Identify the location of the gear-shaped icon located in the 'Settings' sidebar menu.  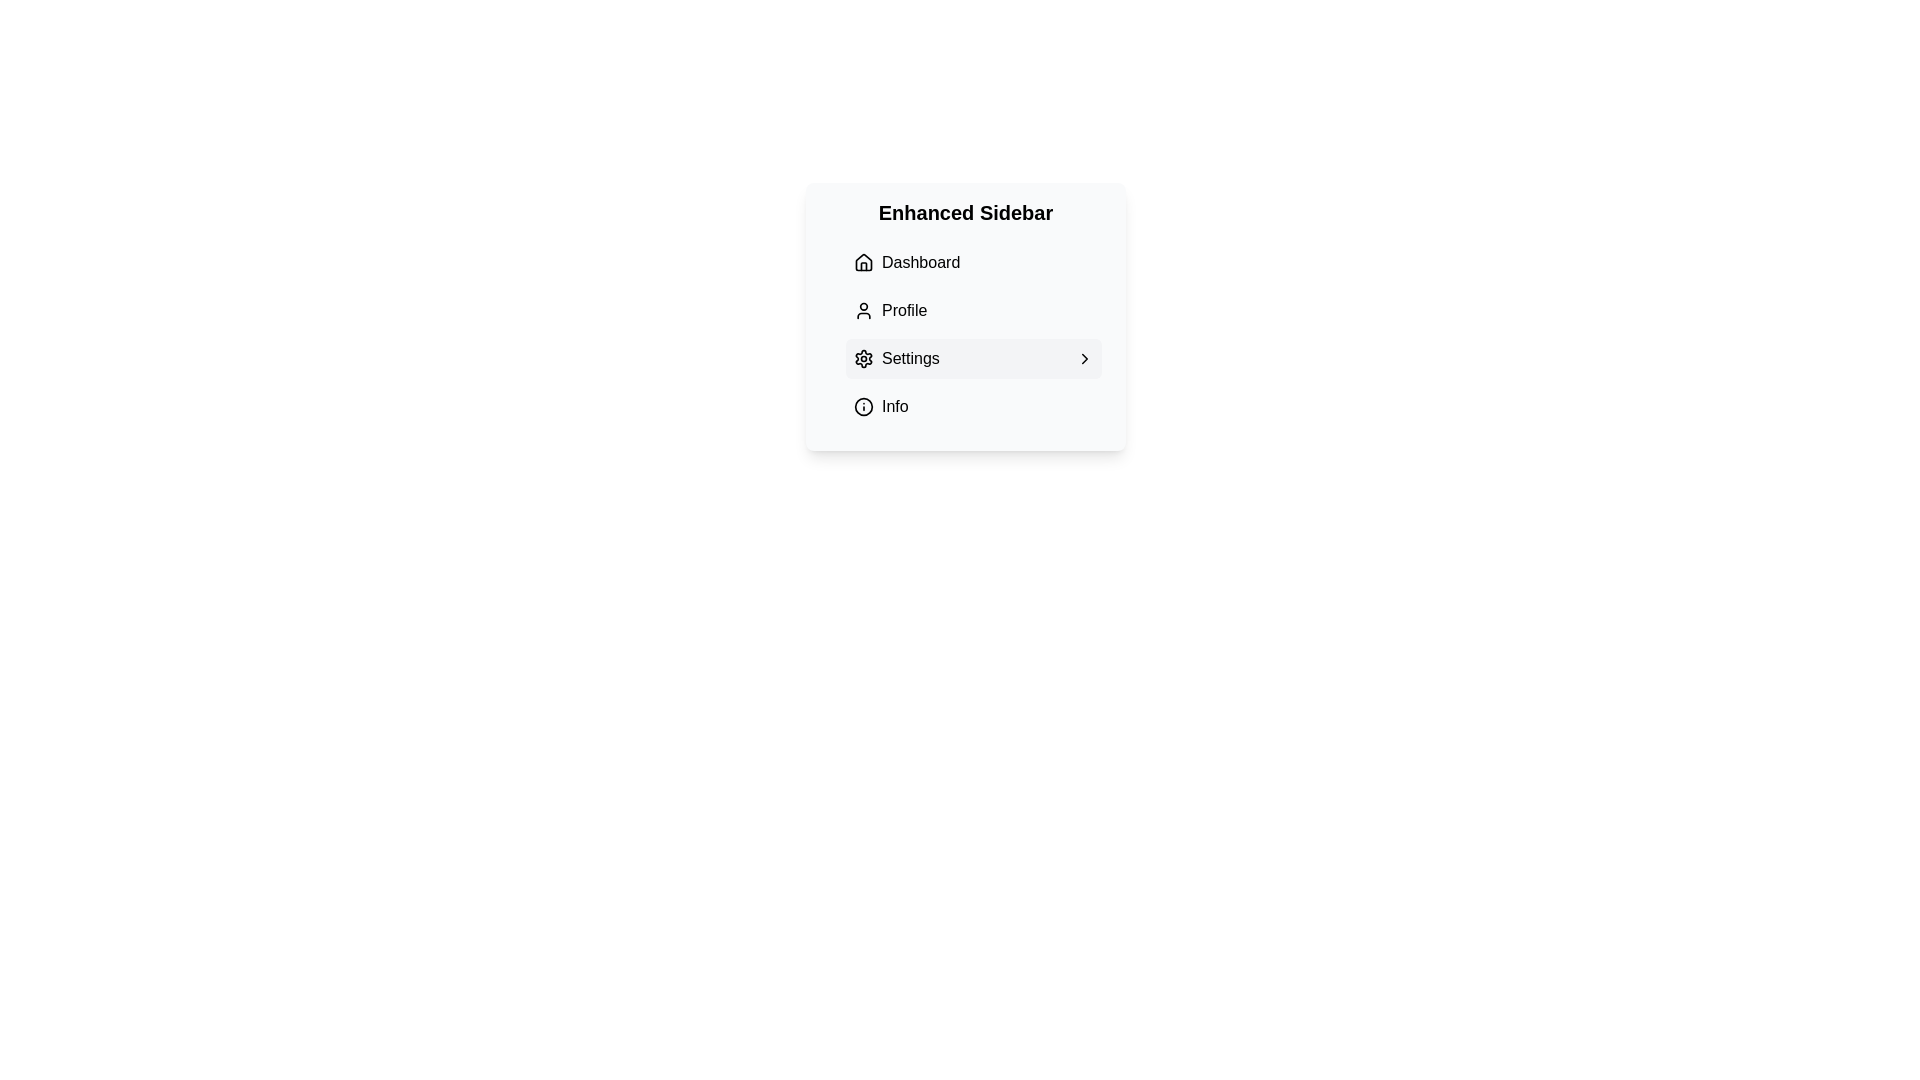
(864, 357).